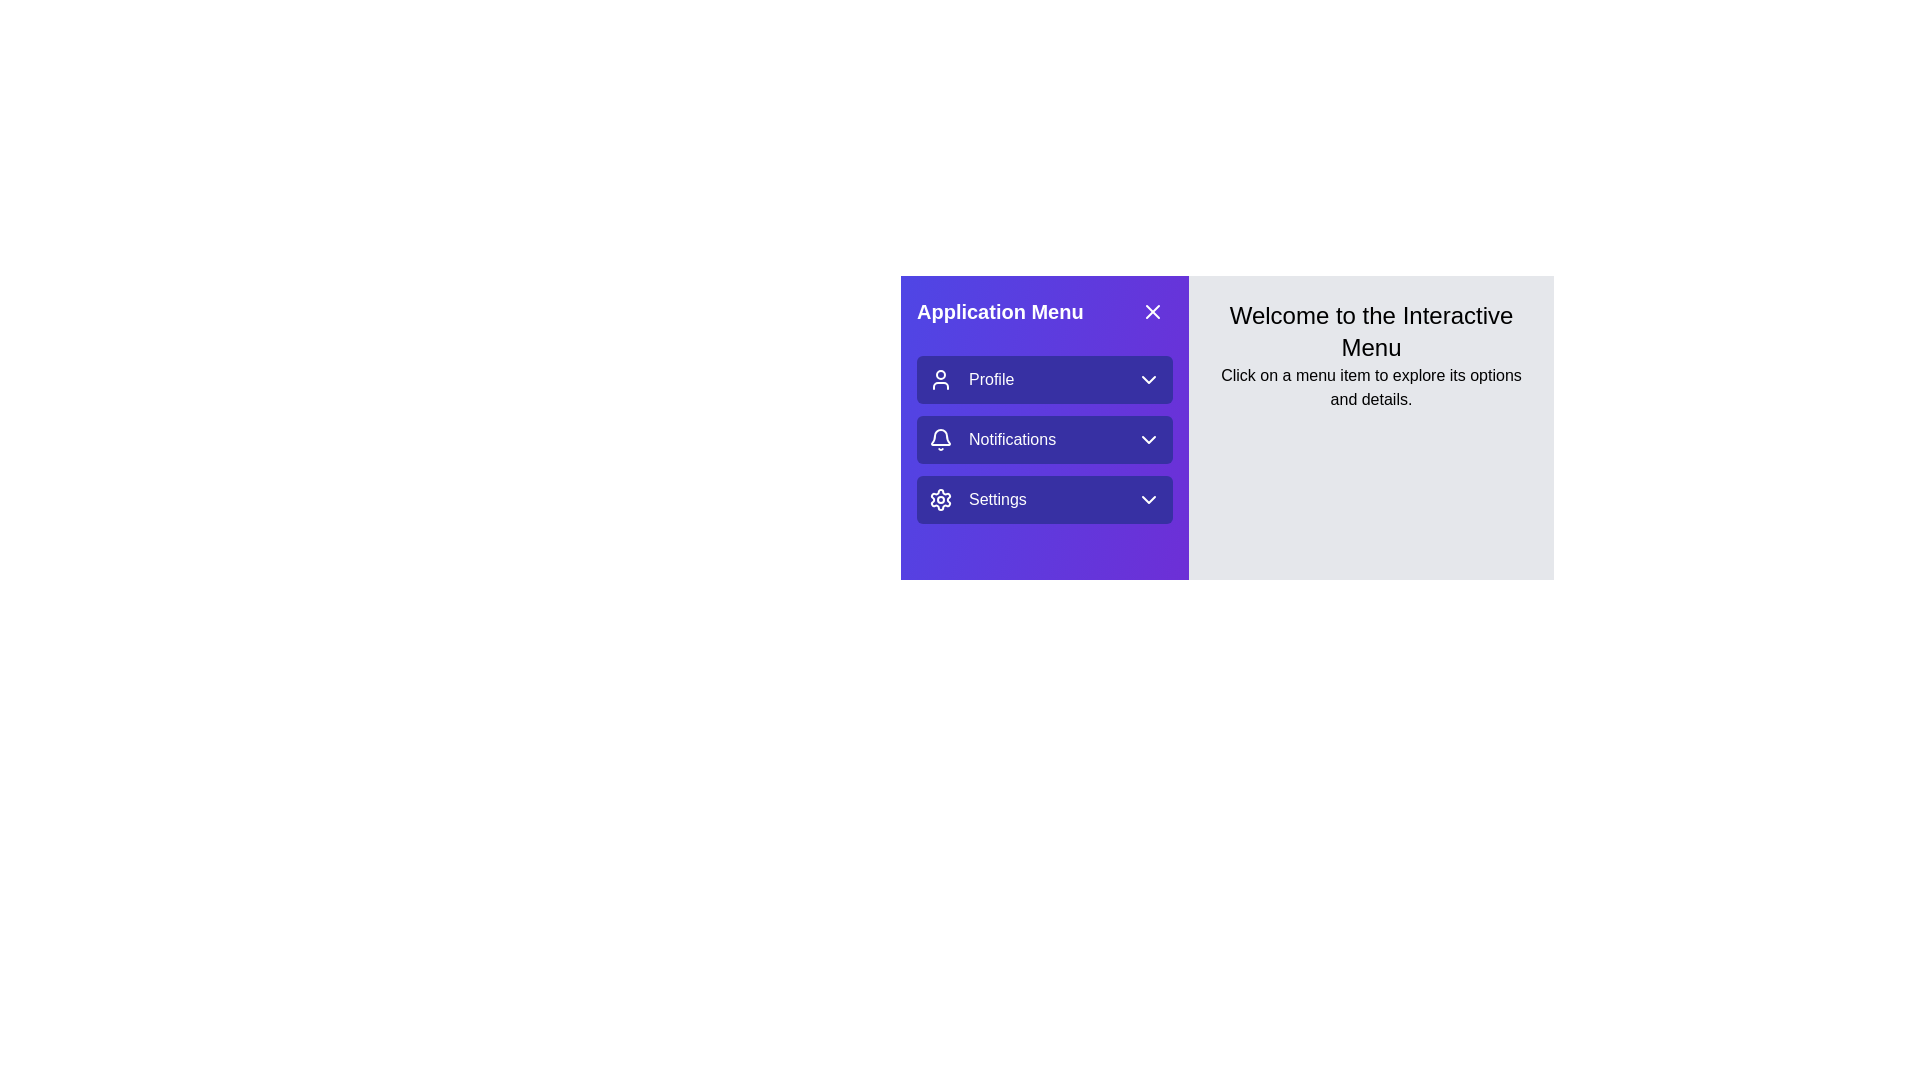 The width and height of the screenshot is (1920, 1080). What do you see at coordinates (939, 499) in the screenshot?
I see `the gear icon representing the settings menu` at bounding box center [939, 499].